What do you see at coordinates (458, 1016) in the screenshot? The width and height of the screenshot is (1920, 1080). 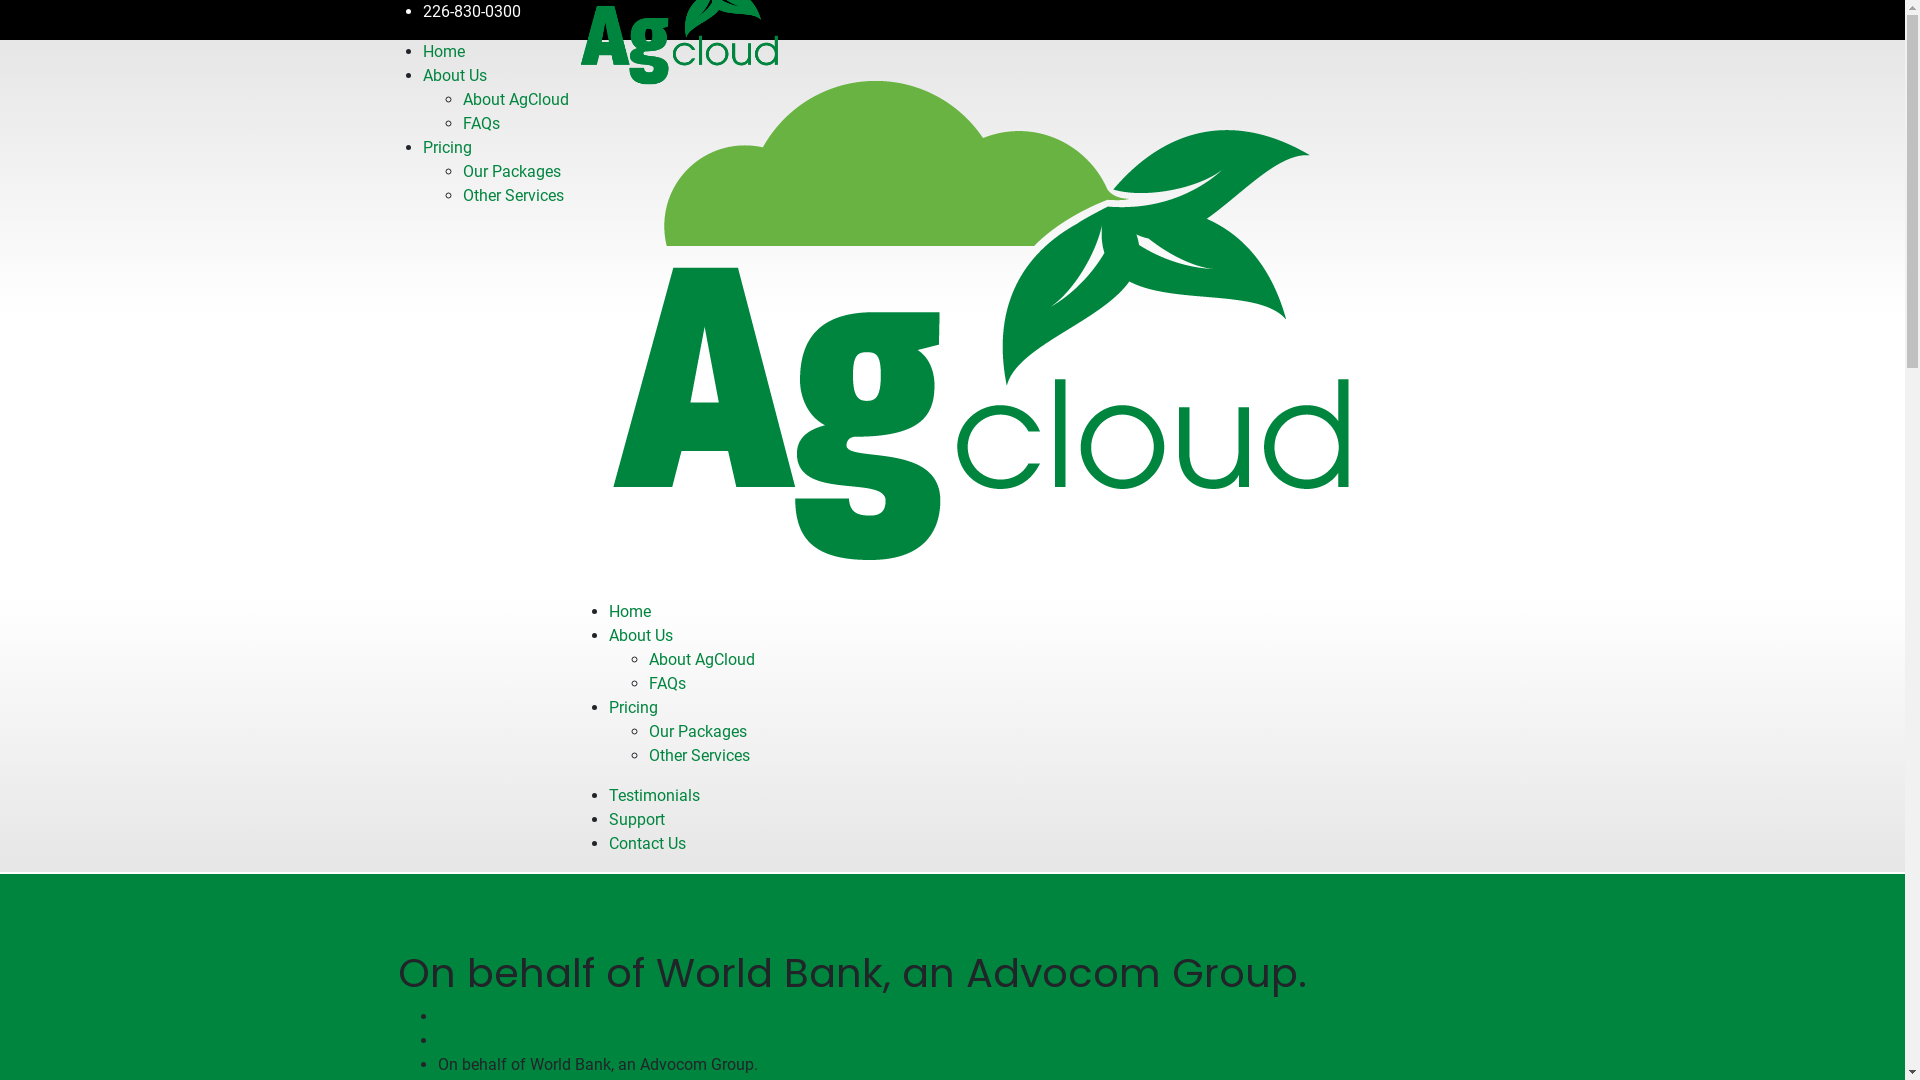 I see `'Home'` at bounding box center [458, 1016].